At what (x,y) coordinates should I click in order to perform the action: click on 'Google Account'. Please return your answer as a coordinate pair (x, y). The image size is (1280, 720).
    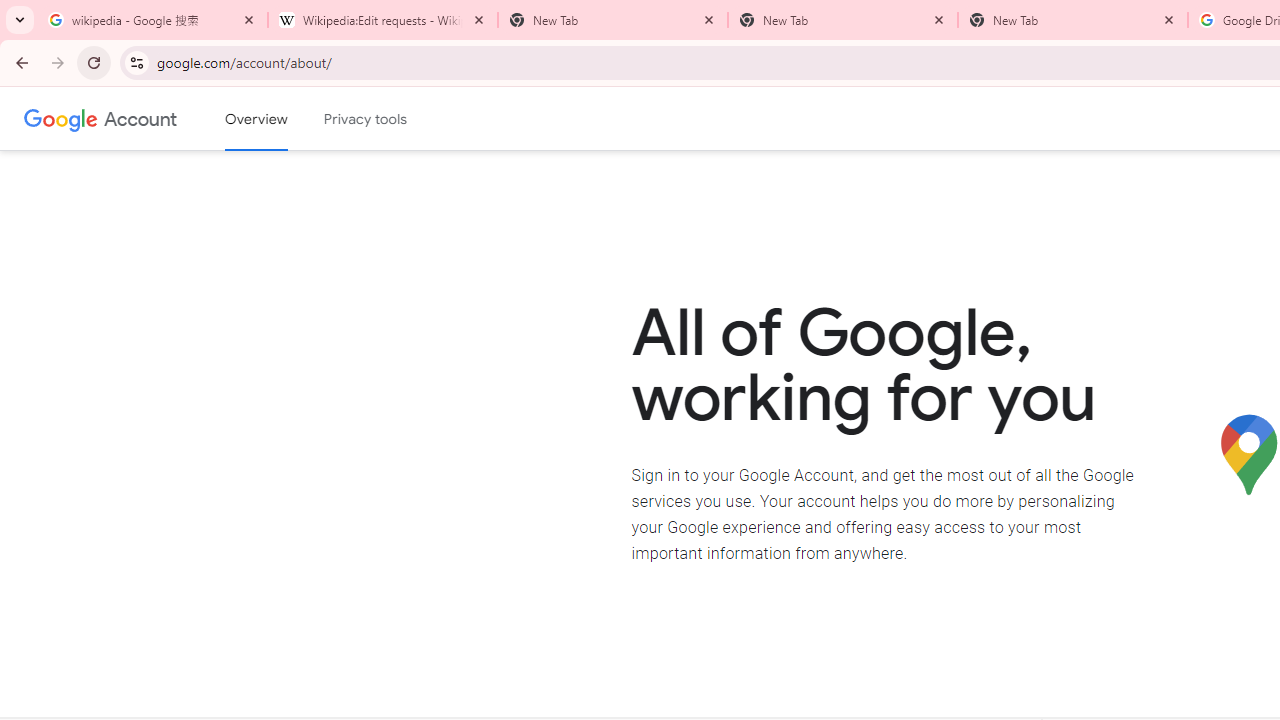
    Looking at the image, I should click on (139, 118).